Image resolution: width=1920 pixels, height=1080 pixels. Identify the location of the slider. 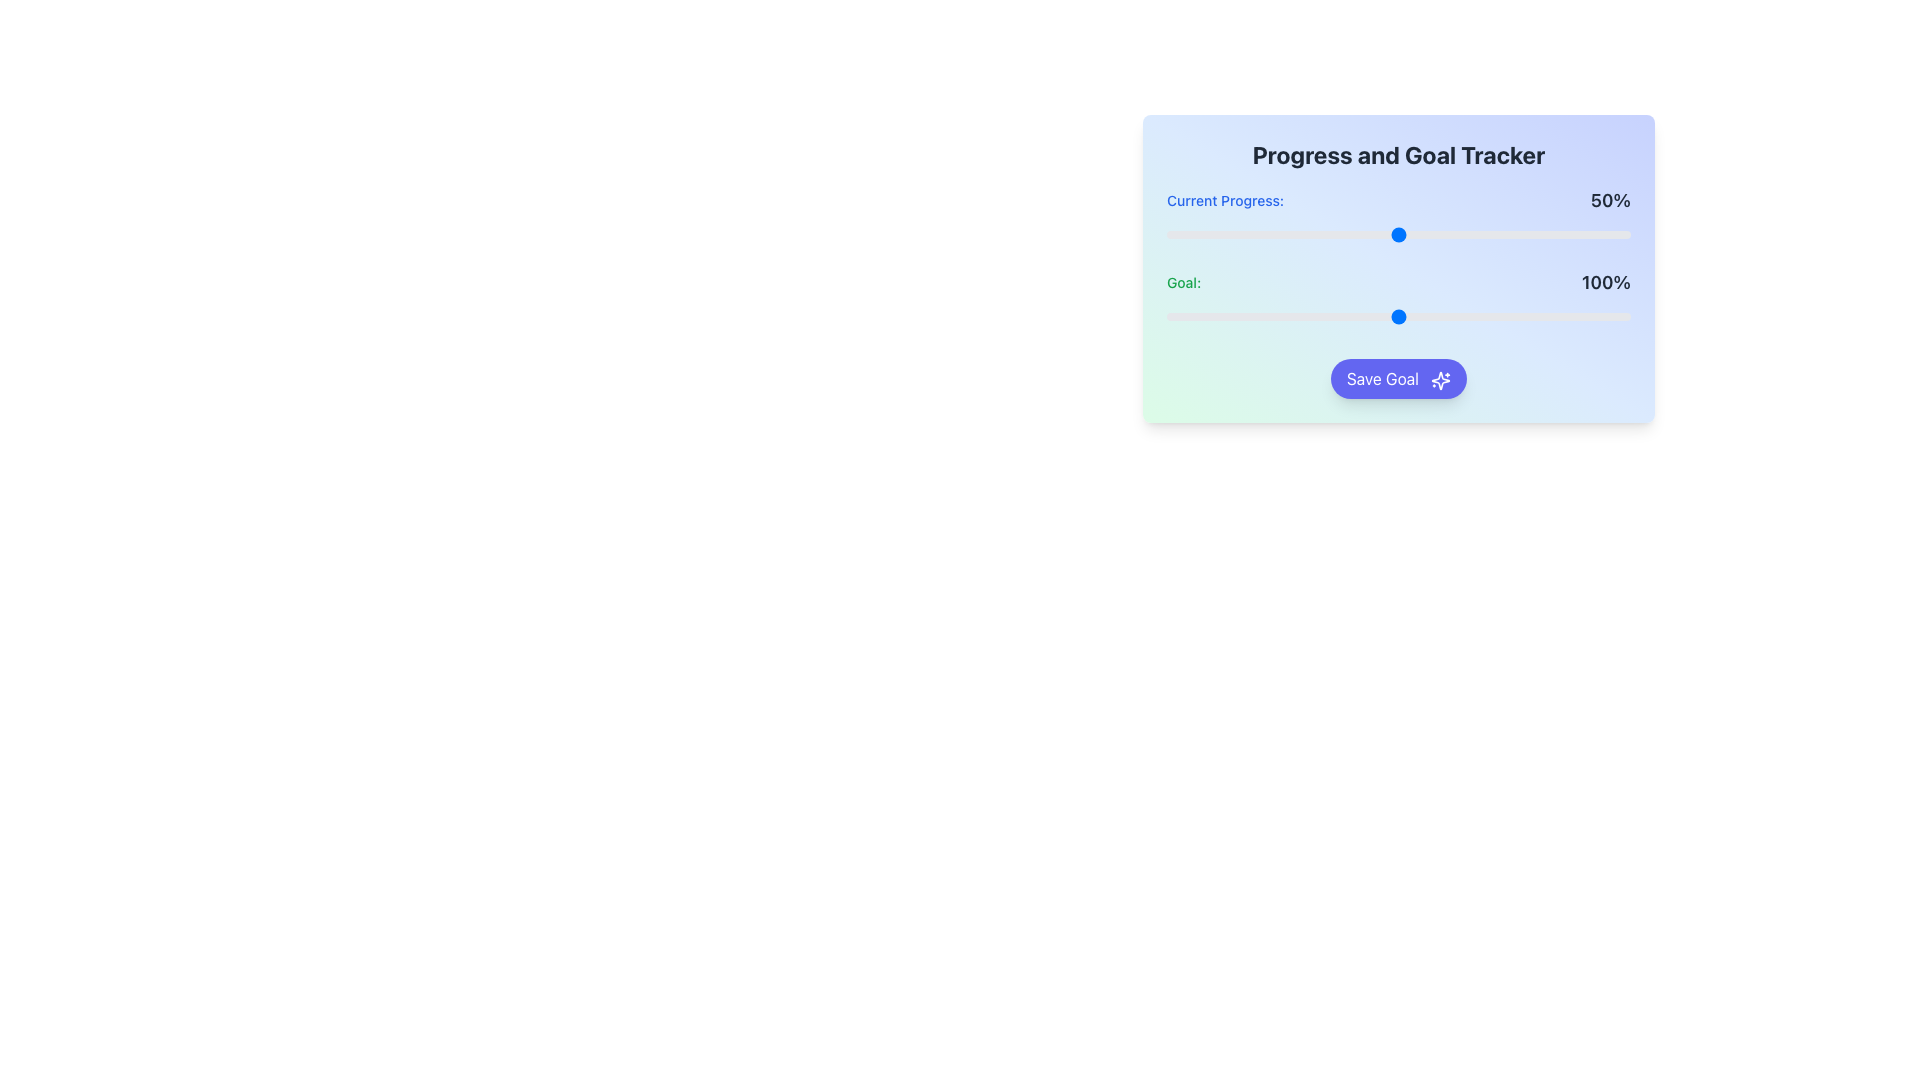
(1519, 234).